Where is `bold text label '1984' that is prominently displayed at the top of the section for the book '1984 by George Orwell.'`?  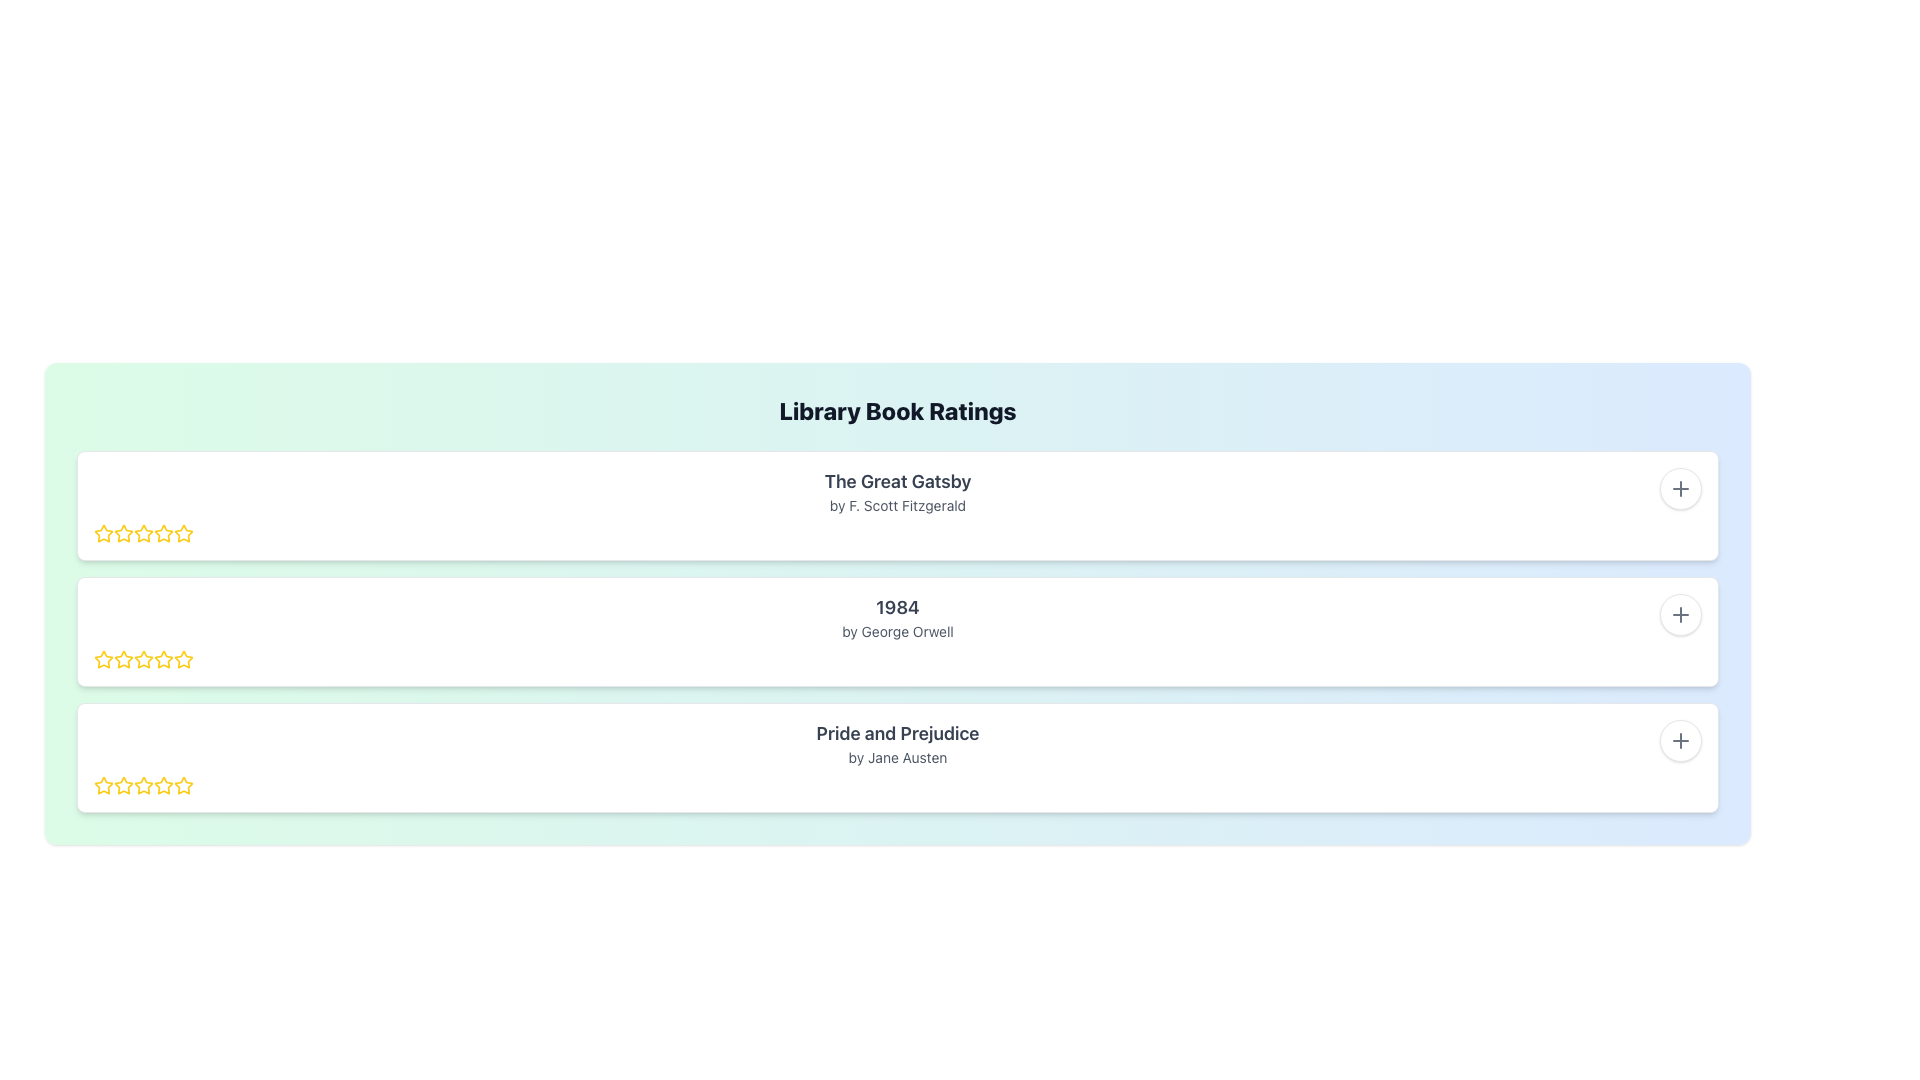
bold text label '1984' that is prominently displayed at the top of the section for the book '1984 by George Orwell.' is located at coordinates (896, 607).